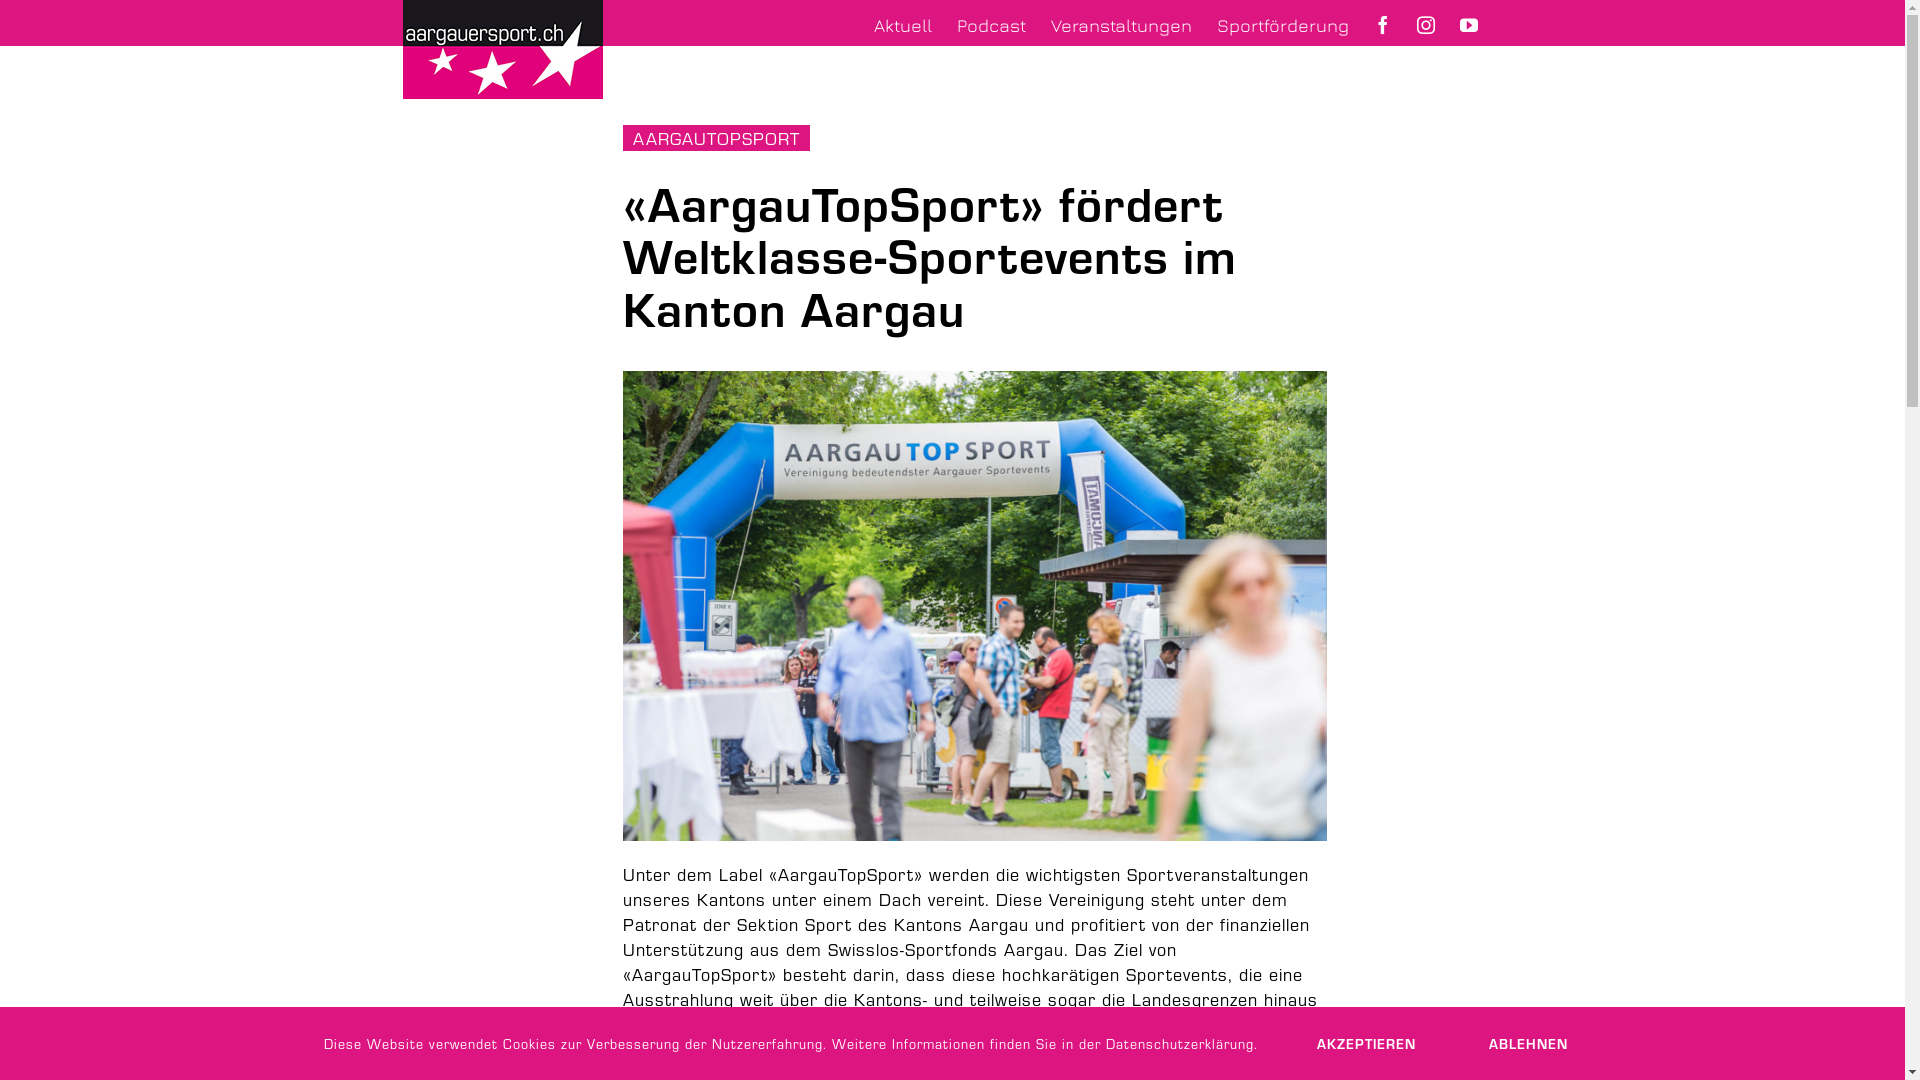 This screenshot has height=1080, width=1920. I want to click on 'Veranstaltungen', so click(1120, 27).